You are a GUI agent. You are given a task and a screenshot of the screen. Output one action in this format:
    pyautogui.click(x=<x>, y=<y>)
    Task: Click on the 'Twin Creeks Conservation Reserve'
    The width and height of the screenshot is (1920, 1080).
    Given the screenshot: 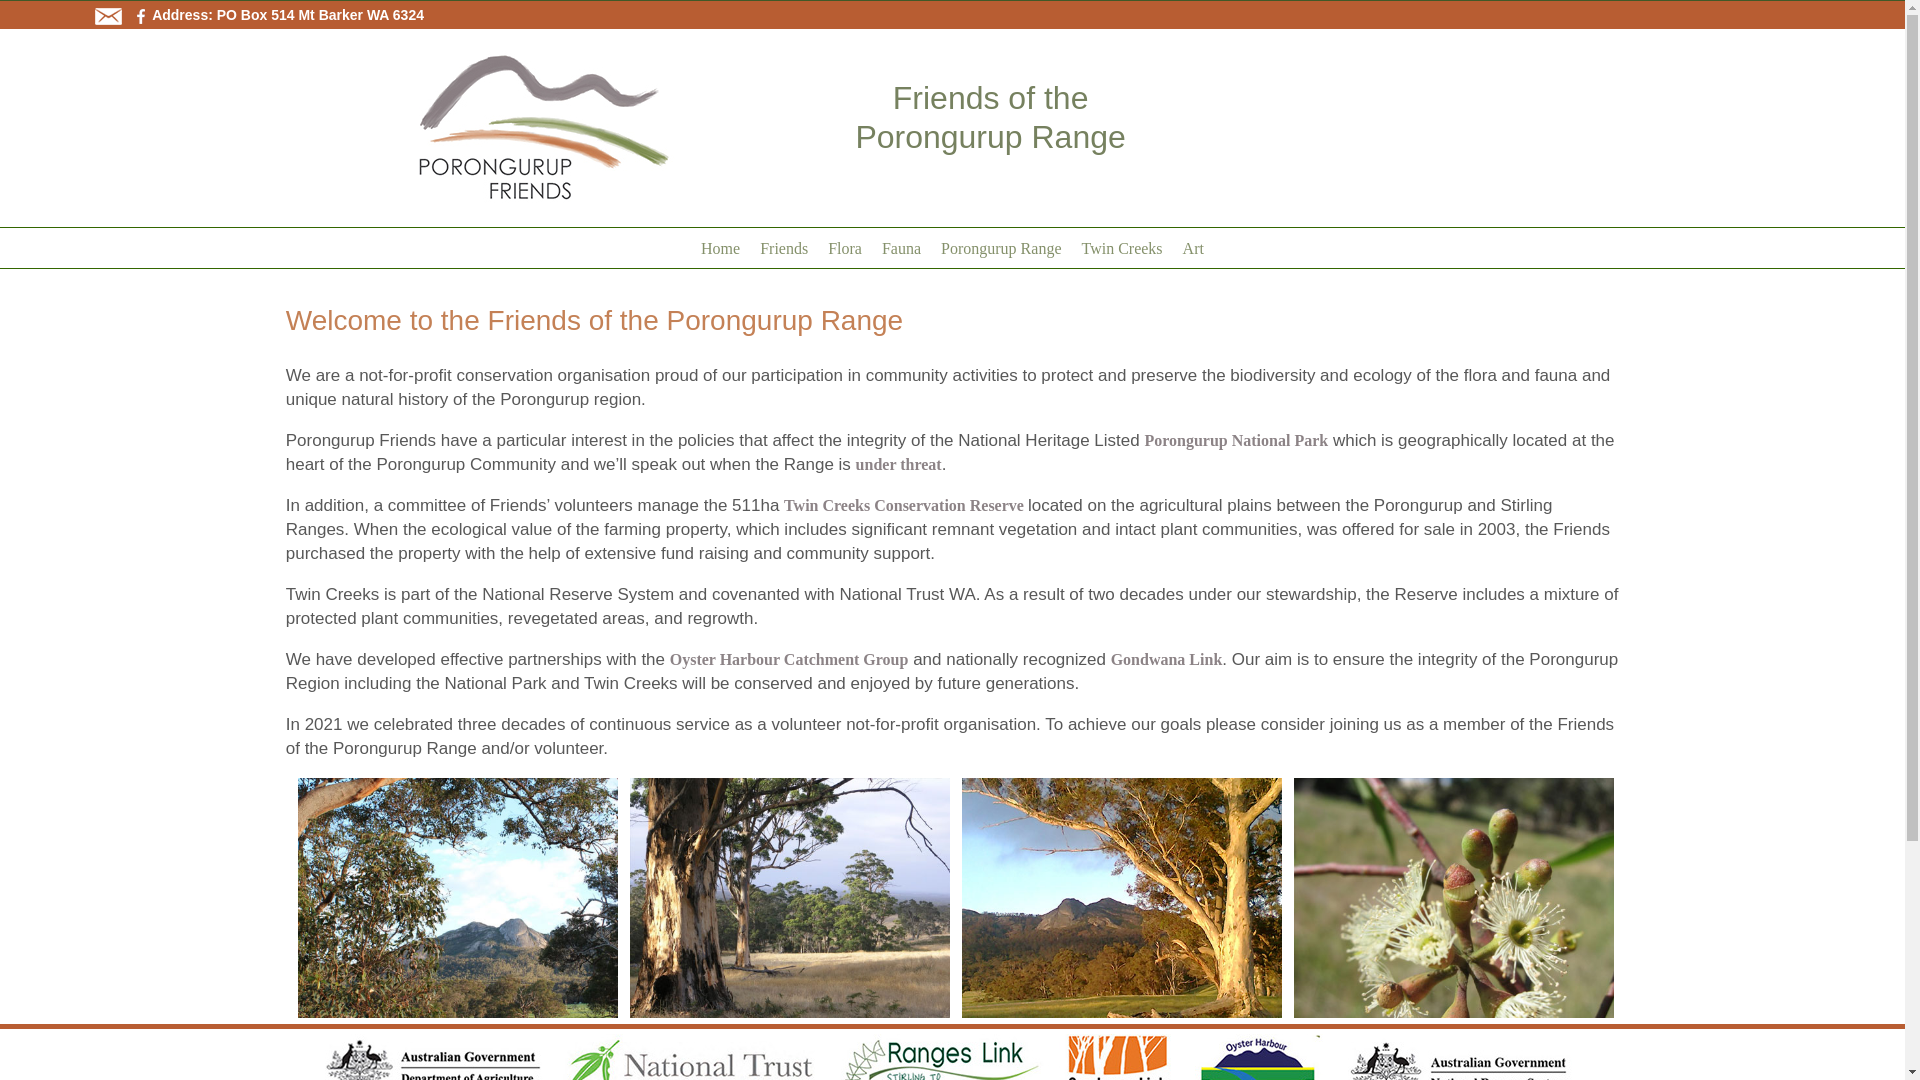 What is the action you would take?
    pyautogui.click(x=782, y=504)
    